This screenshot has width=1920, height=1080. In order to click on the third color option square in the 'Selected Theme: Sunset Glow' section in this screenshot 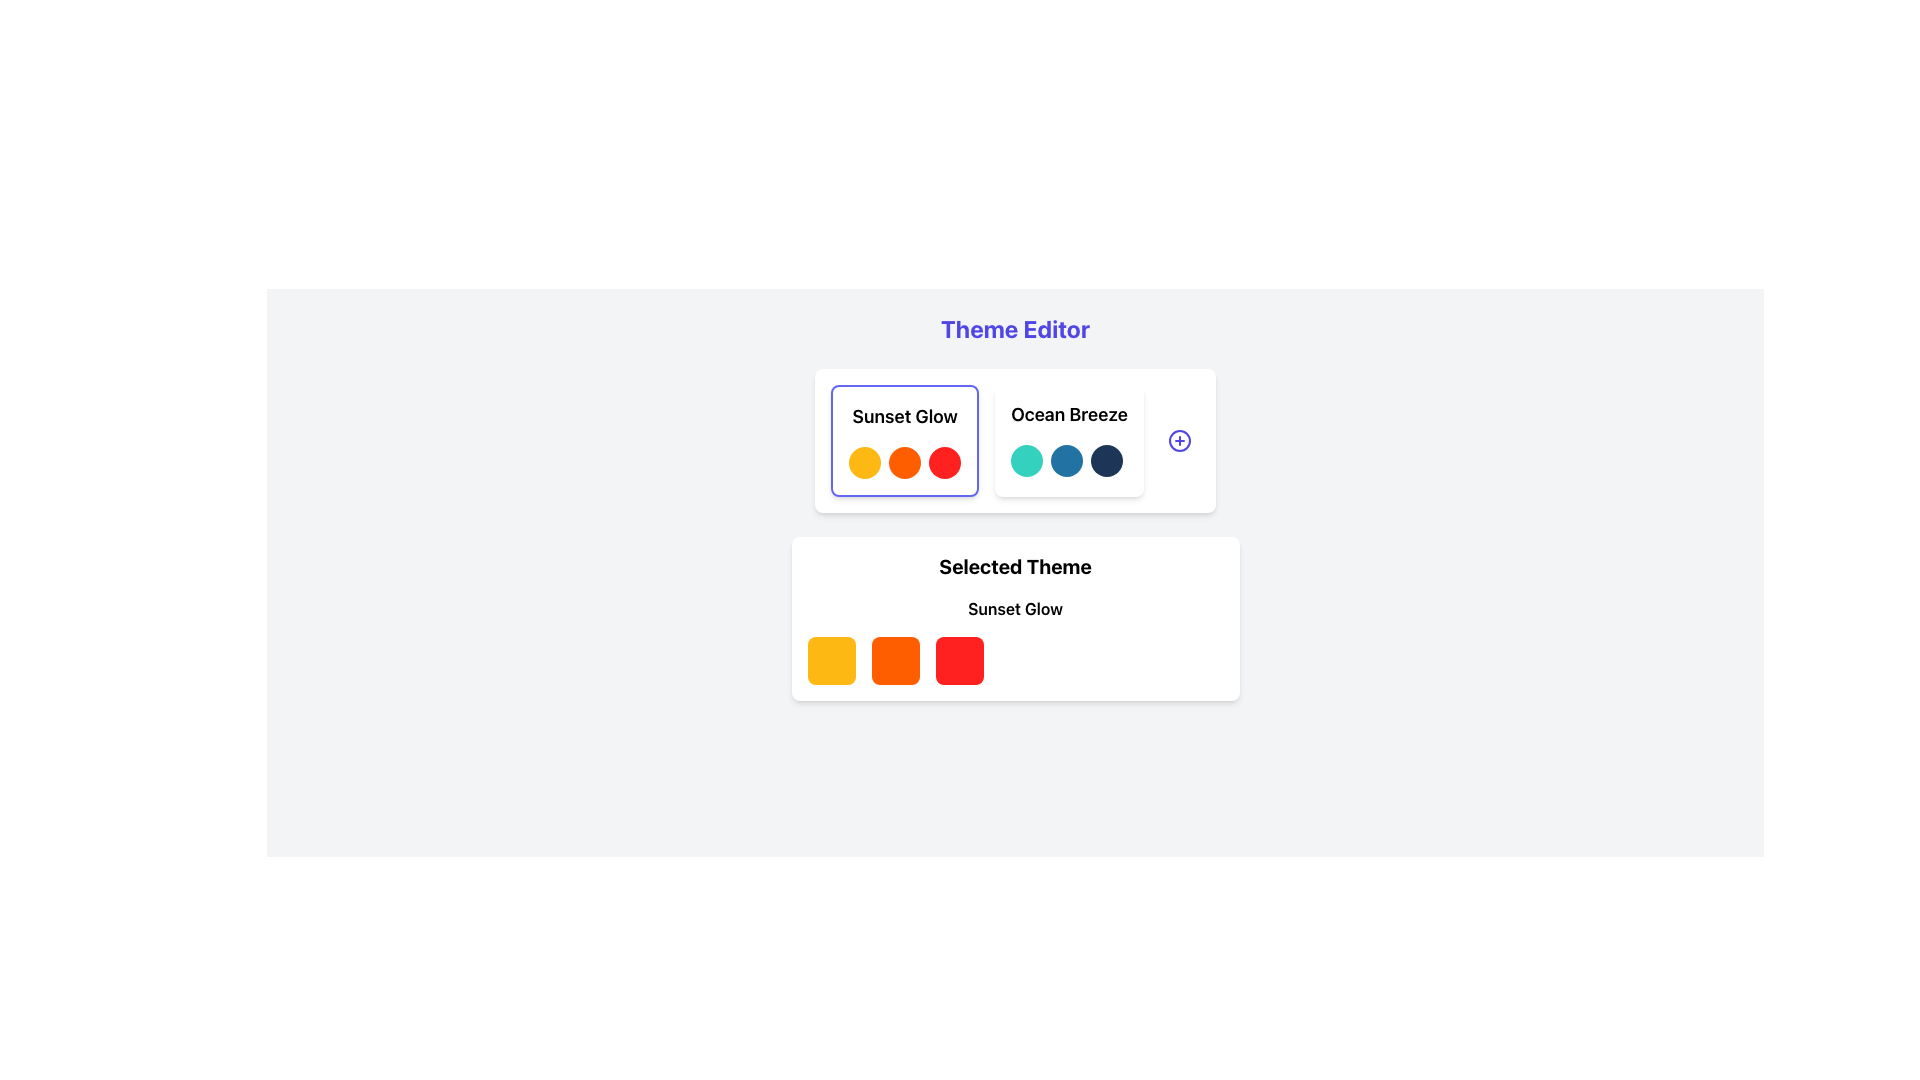, I will do `click(958, 660)`.